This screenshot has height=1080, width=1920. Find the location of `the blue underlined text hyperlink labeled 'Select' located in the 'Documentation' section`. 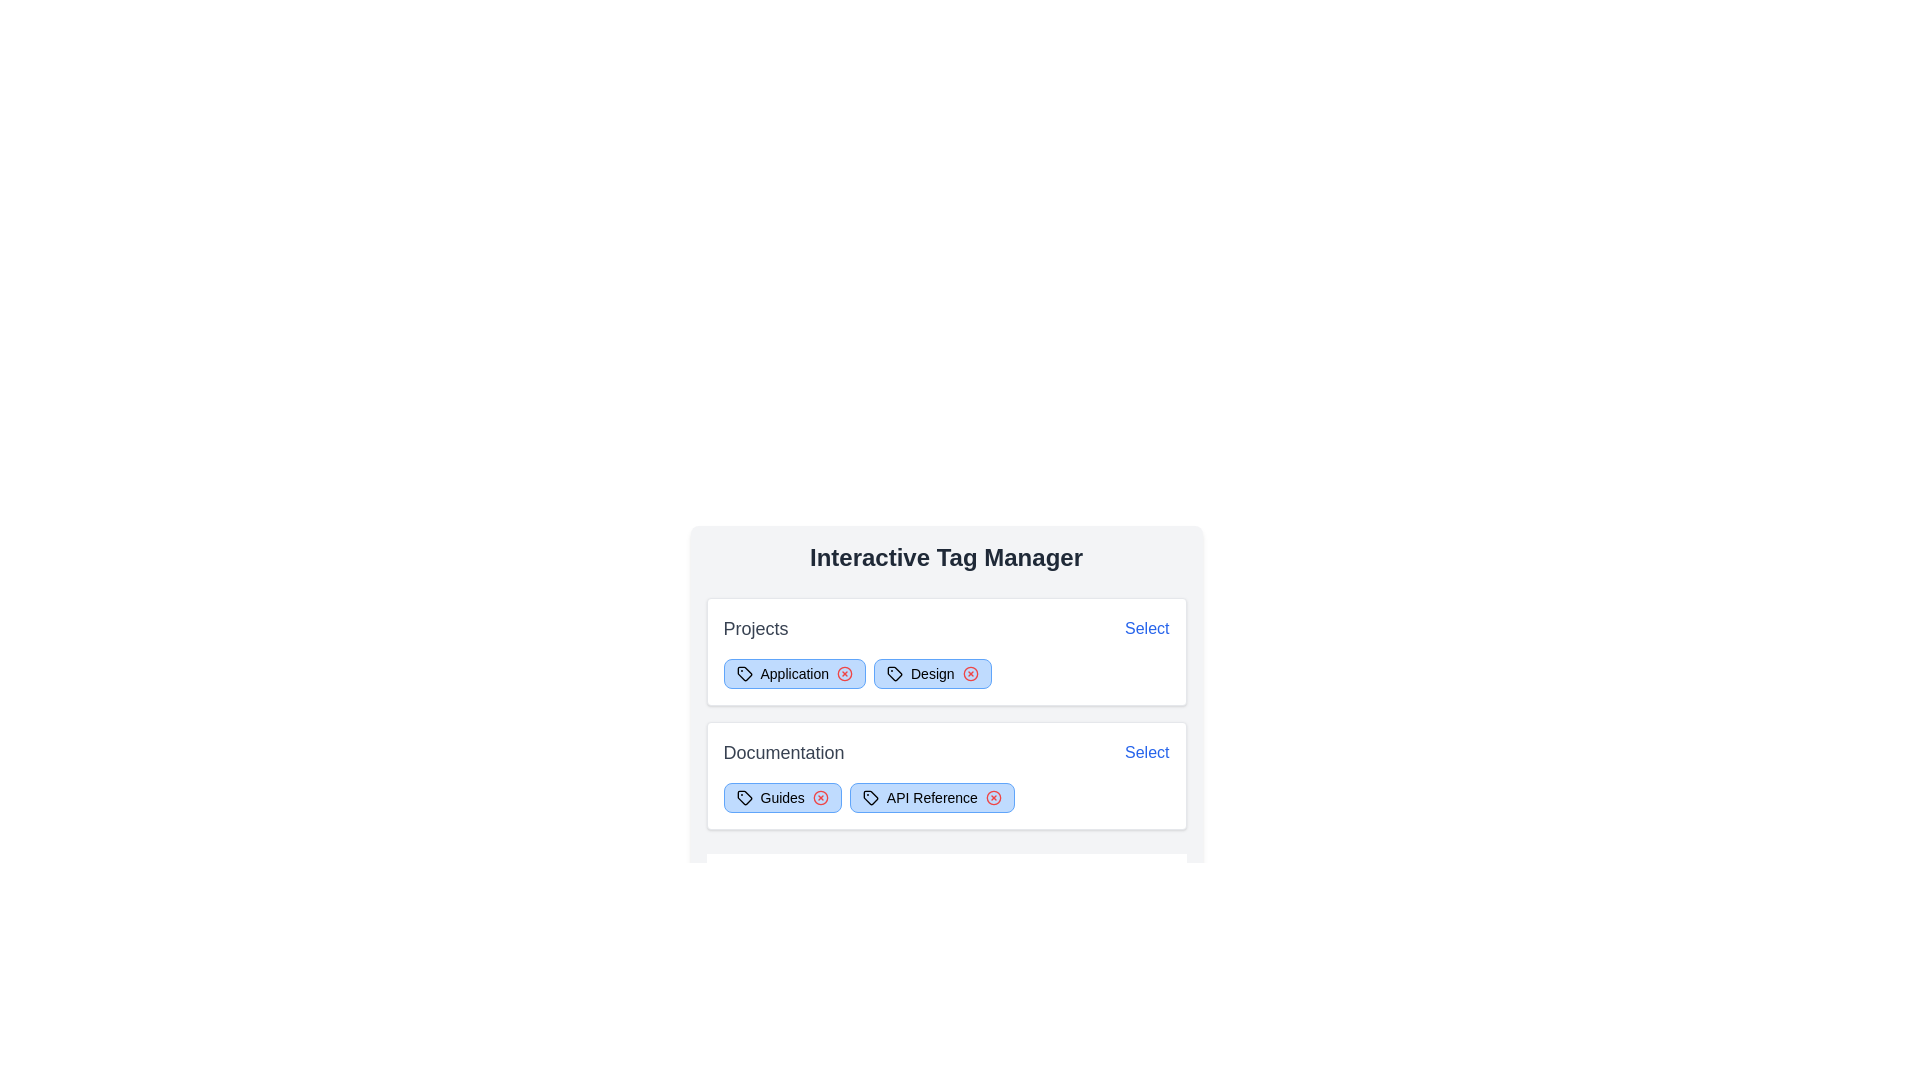

the blue underlined text hyperlink labeled 'Select' located in the 'Documentation' section is located at coordinates (1147, 752).